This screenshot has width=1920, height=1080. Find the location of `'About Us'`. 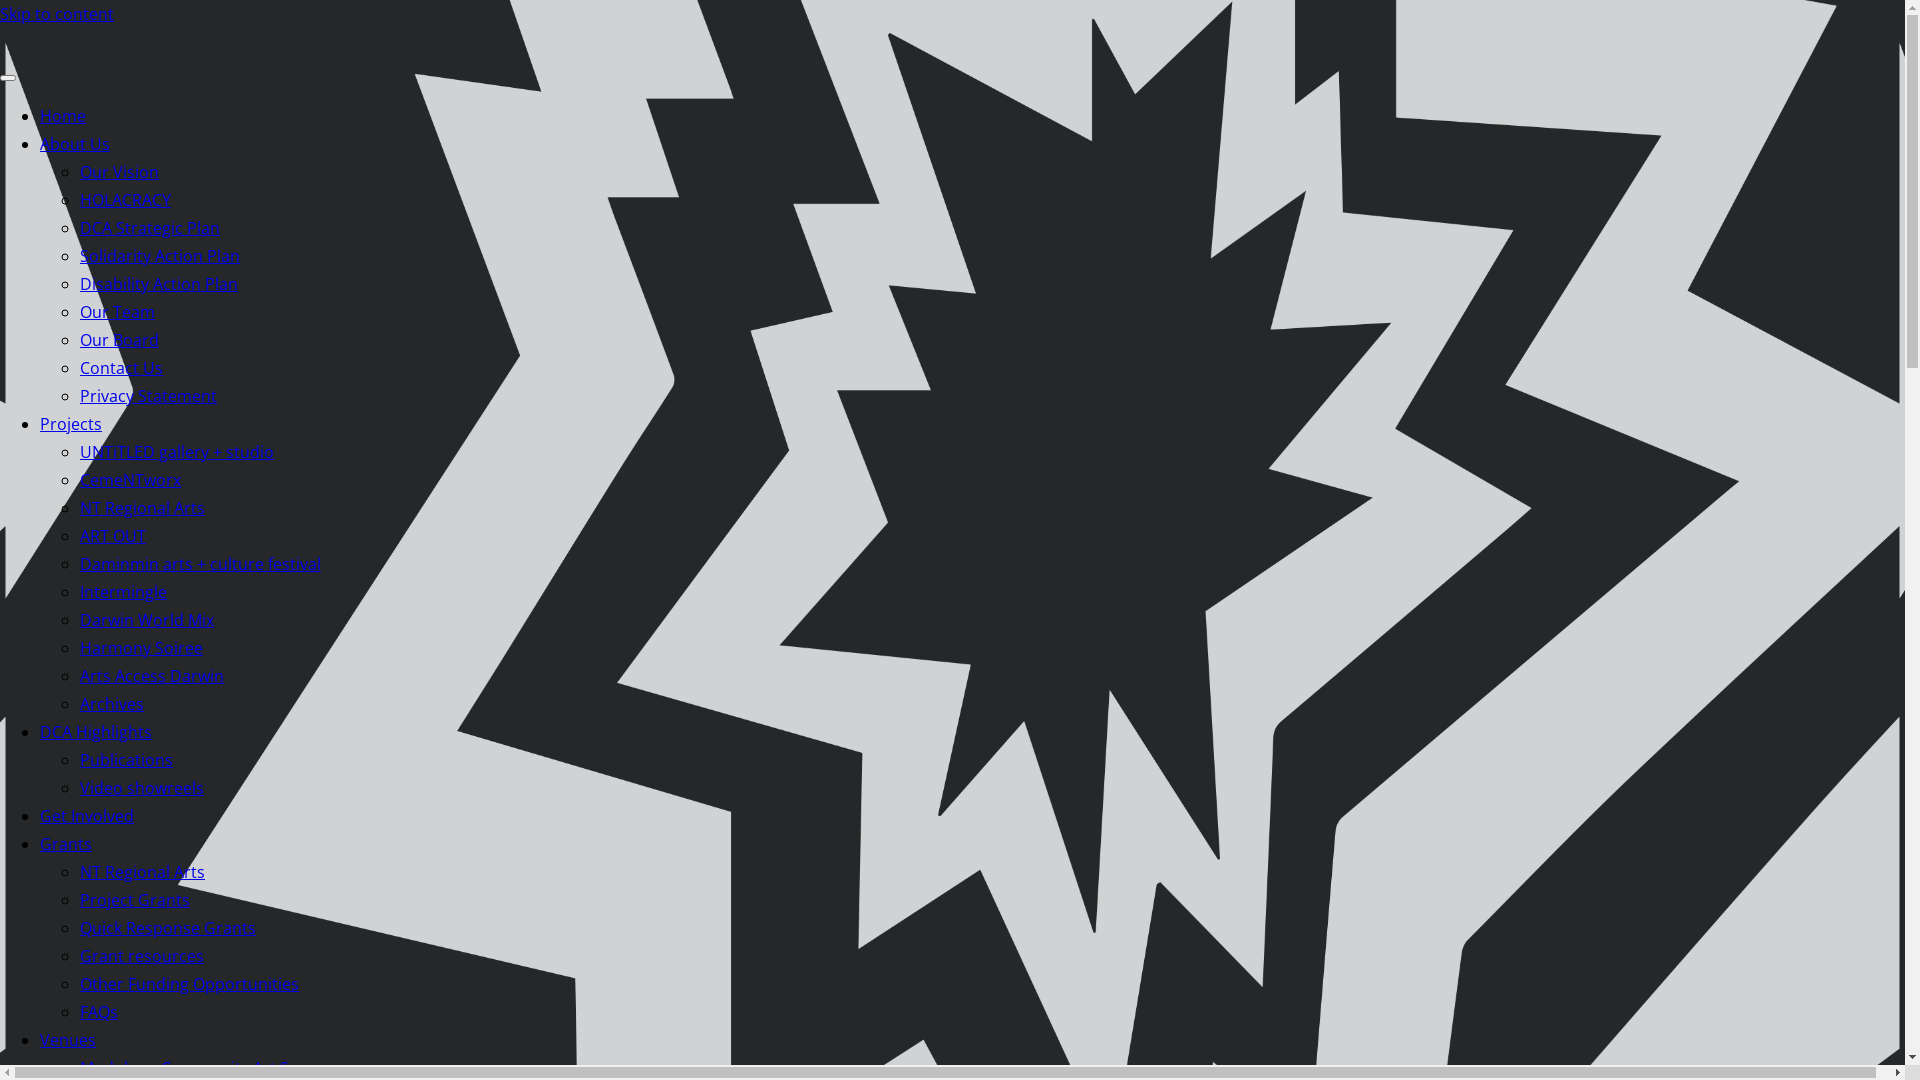

'About Us' is located at coordinates (75, 142).